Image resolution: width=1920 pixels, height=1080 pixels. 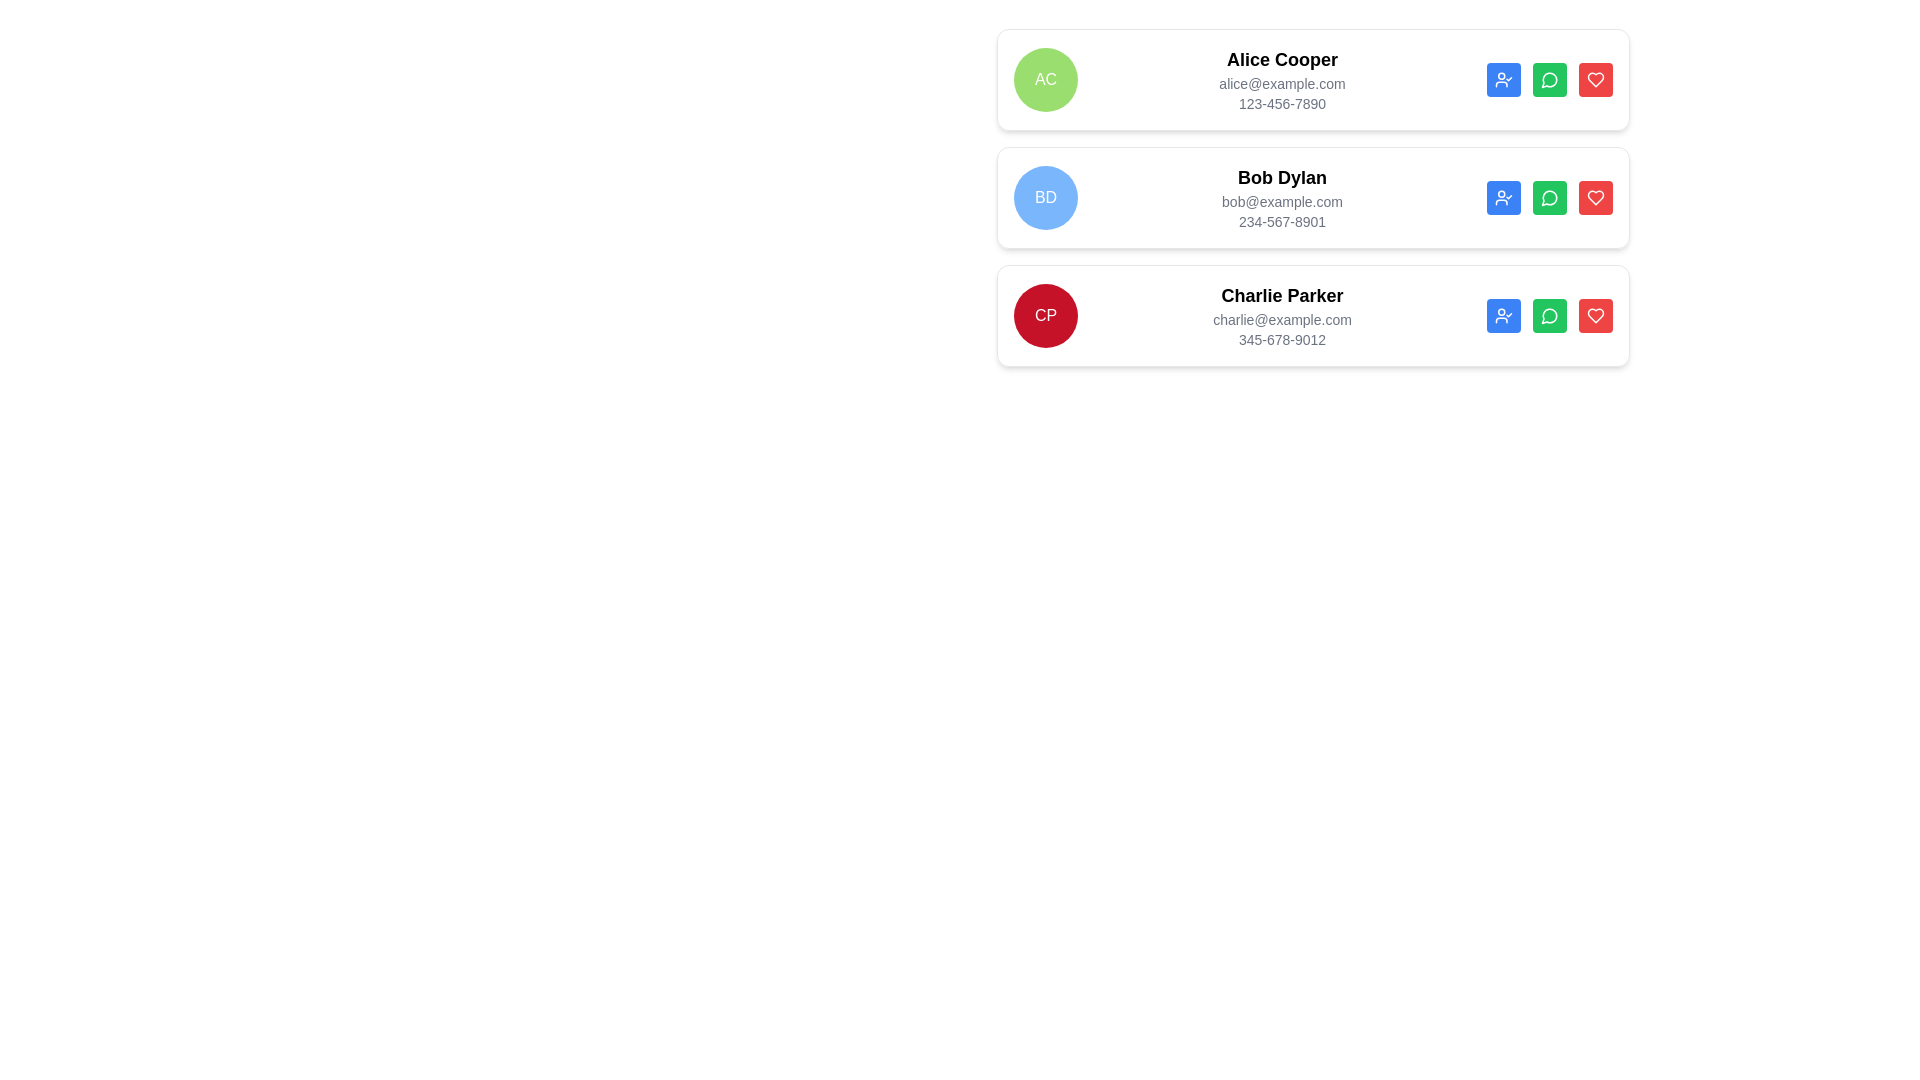 I want to click on the second button in the group of three buttons aligned horizontally at the top-right corner of the first list item, which resembles a speech bubble, so click(x=1549, y=79).